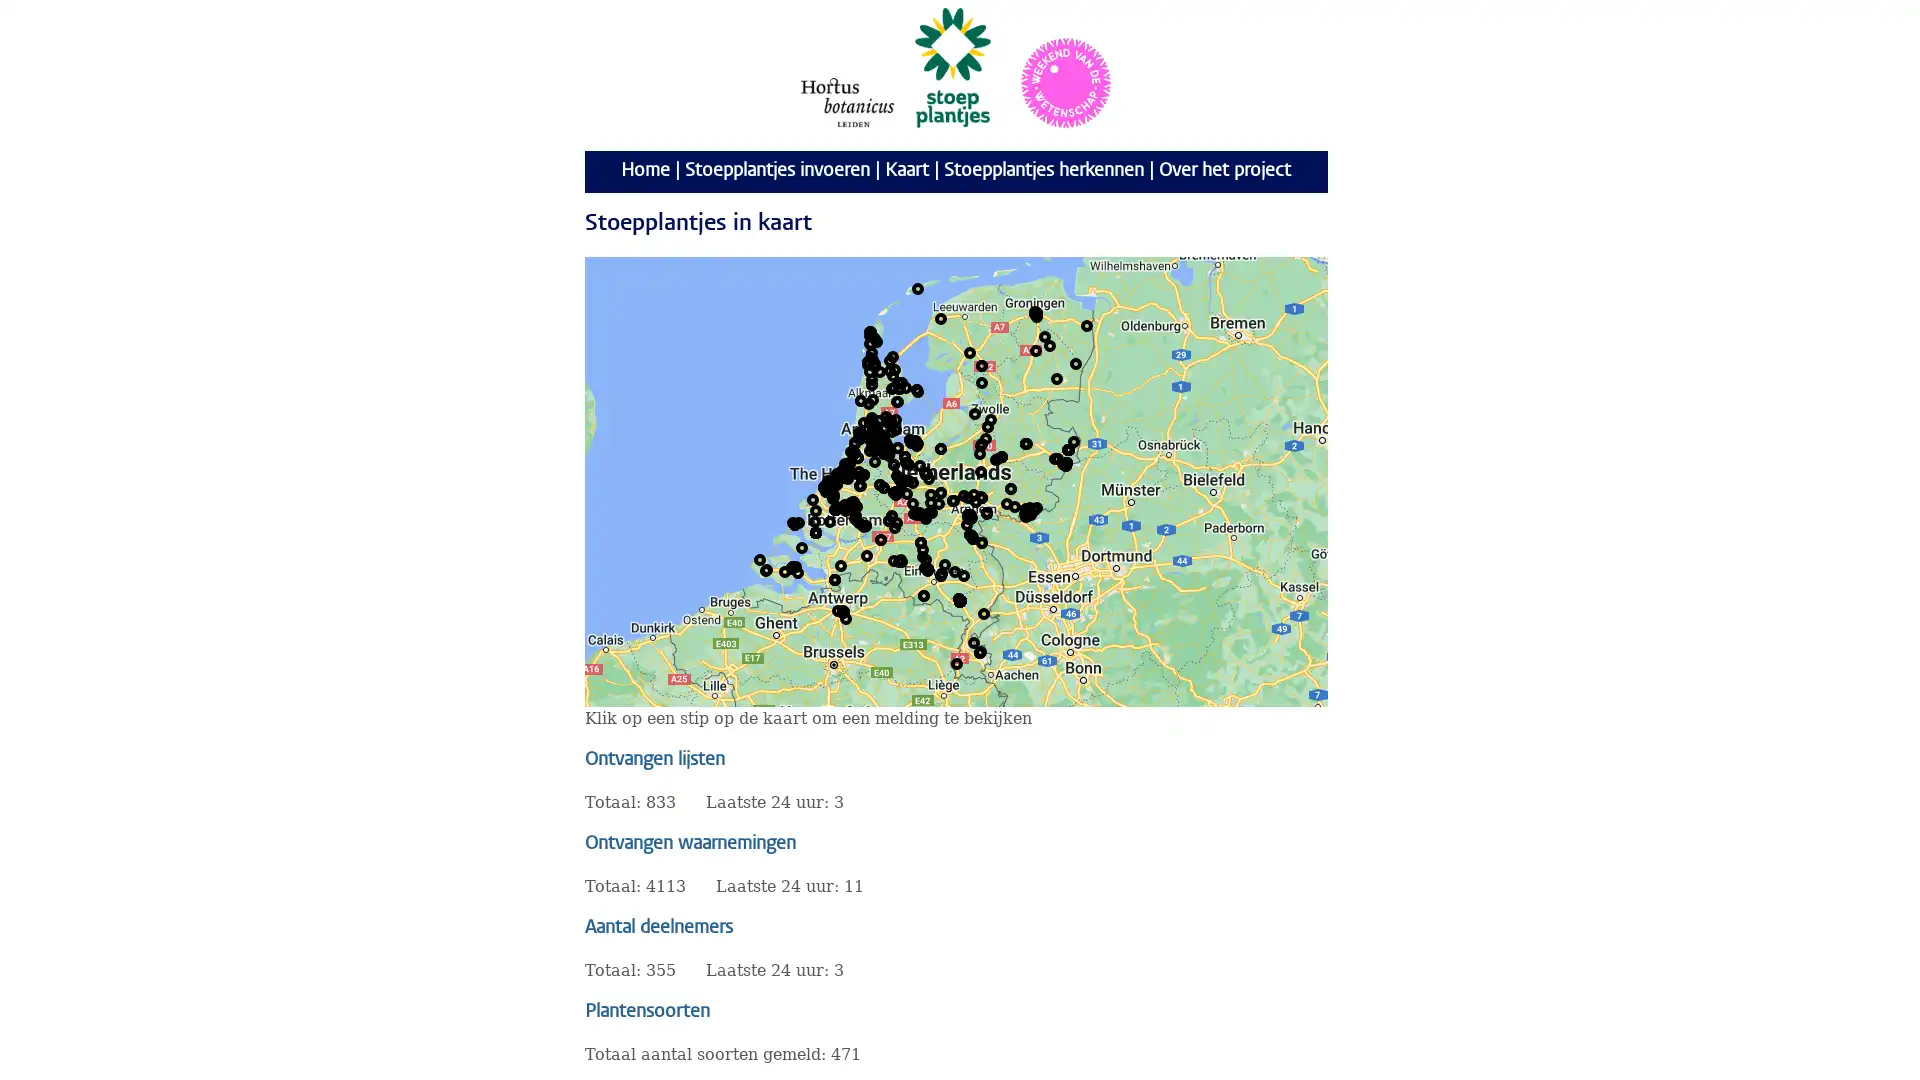  Describe the element at coordinates (960, 600) in the screenshot. I see `Telling van Ton Frenken op 23 mei 2022` at that location.